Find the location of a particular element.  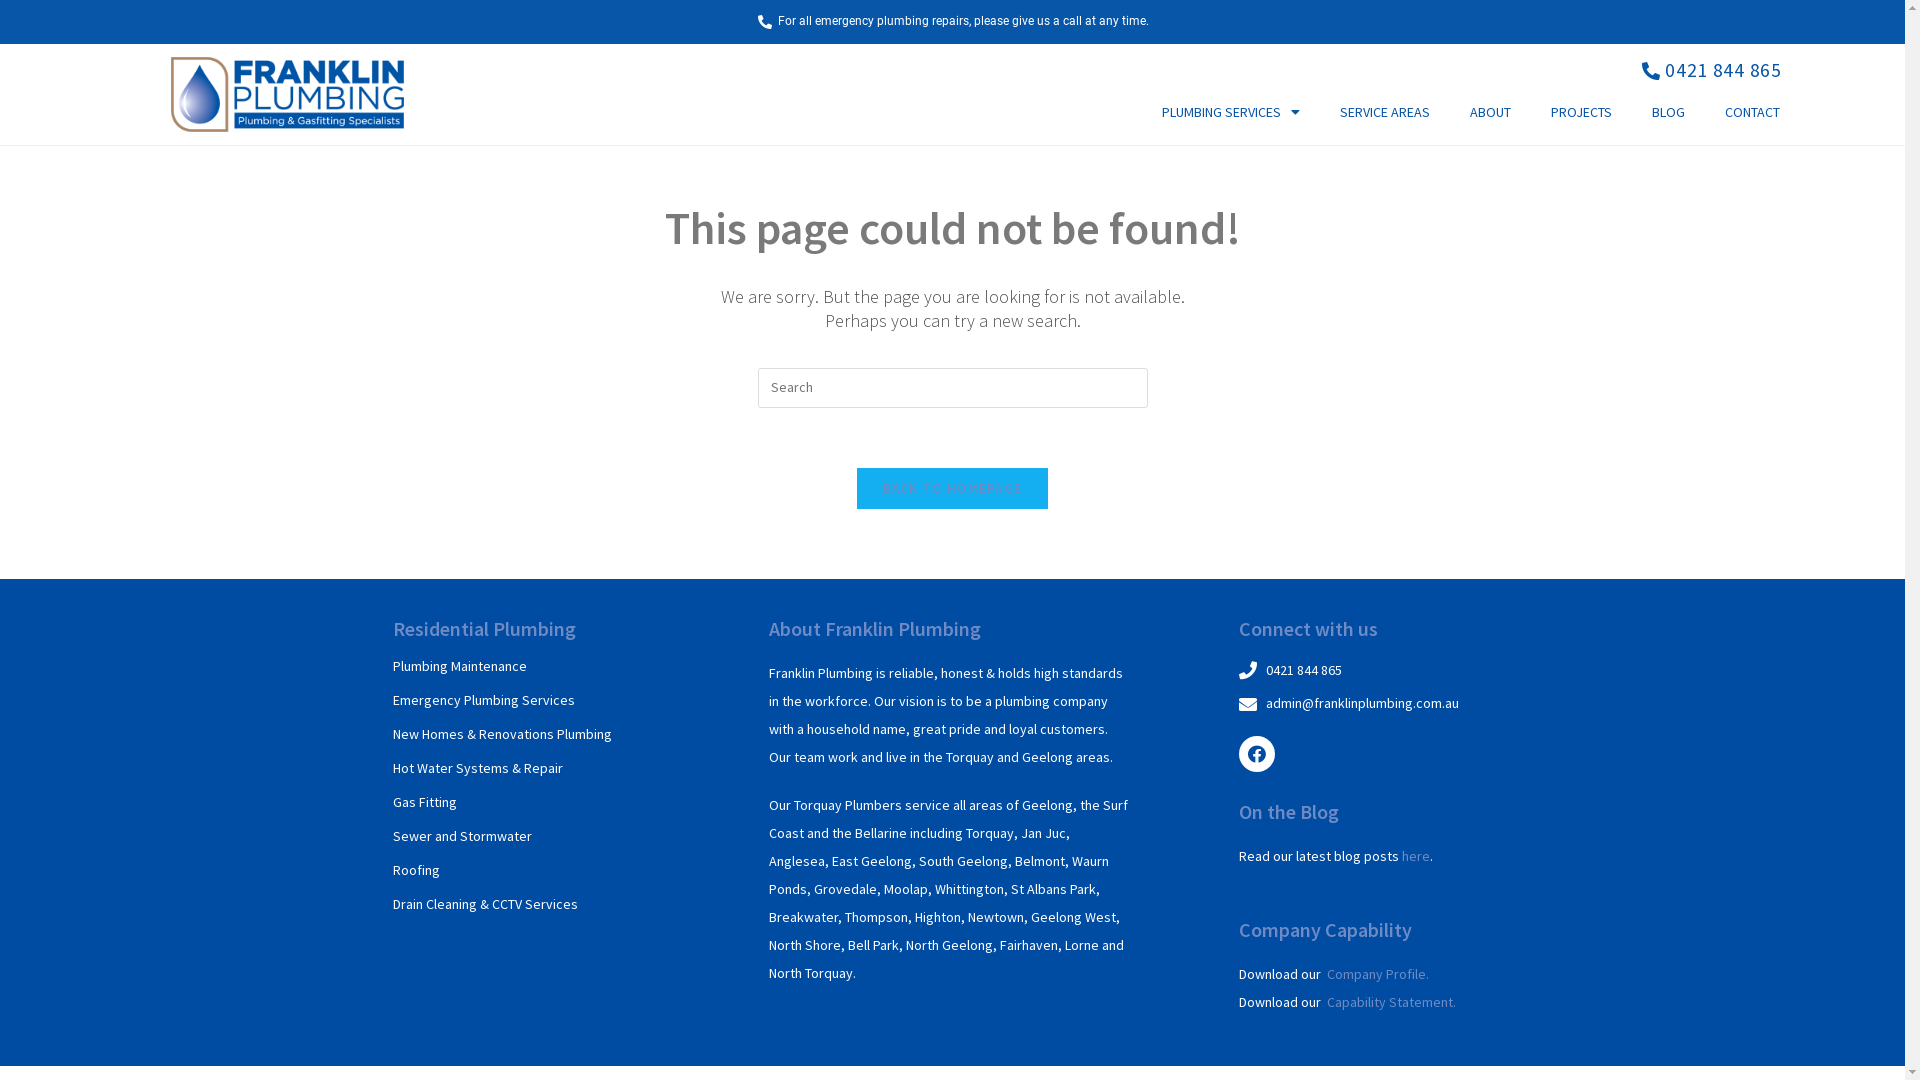

'SERVICE AREAS' is located at coordinates (1320, 111).